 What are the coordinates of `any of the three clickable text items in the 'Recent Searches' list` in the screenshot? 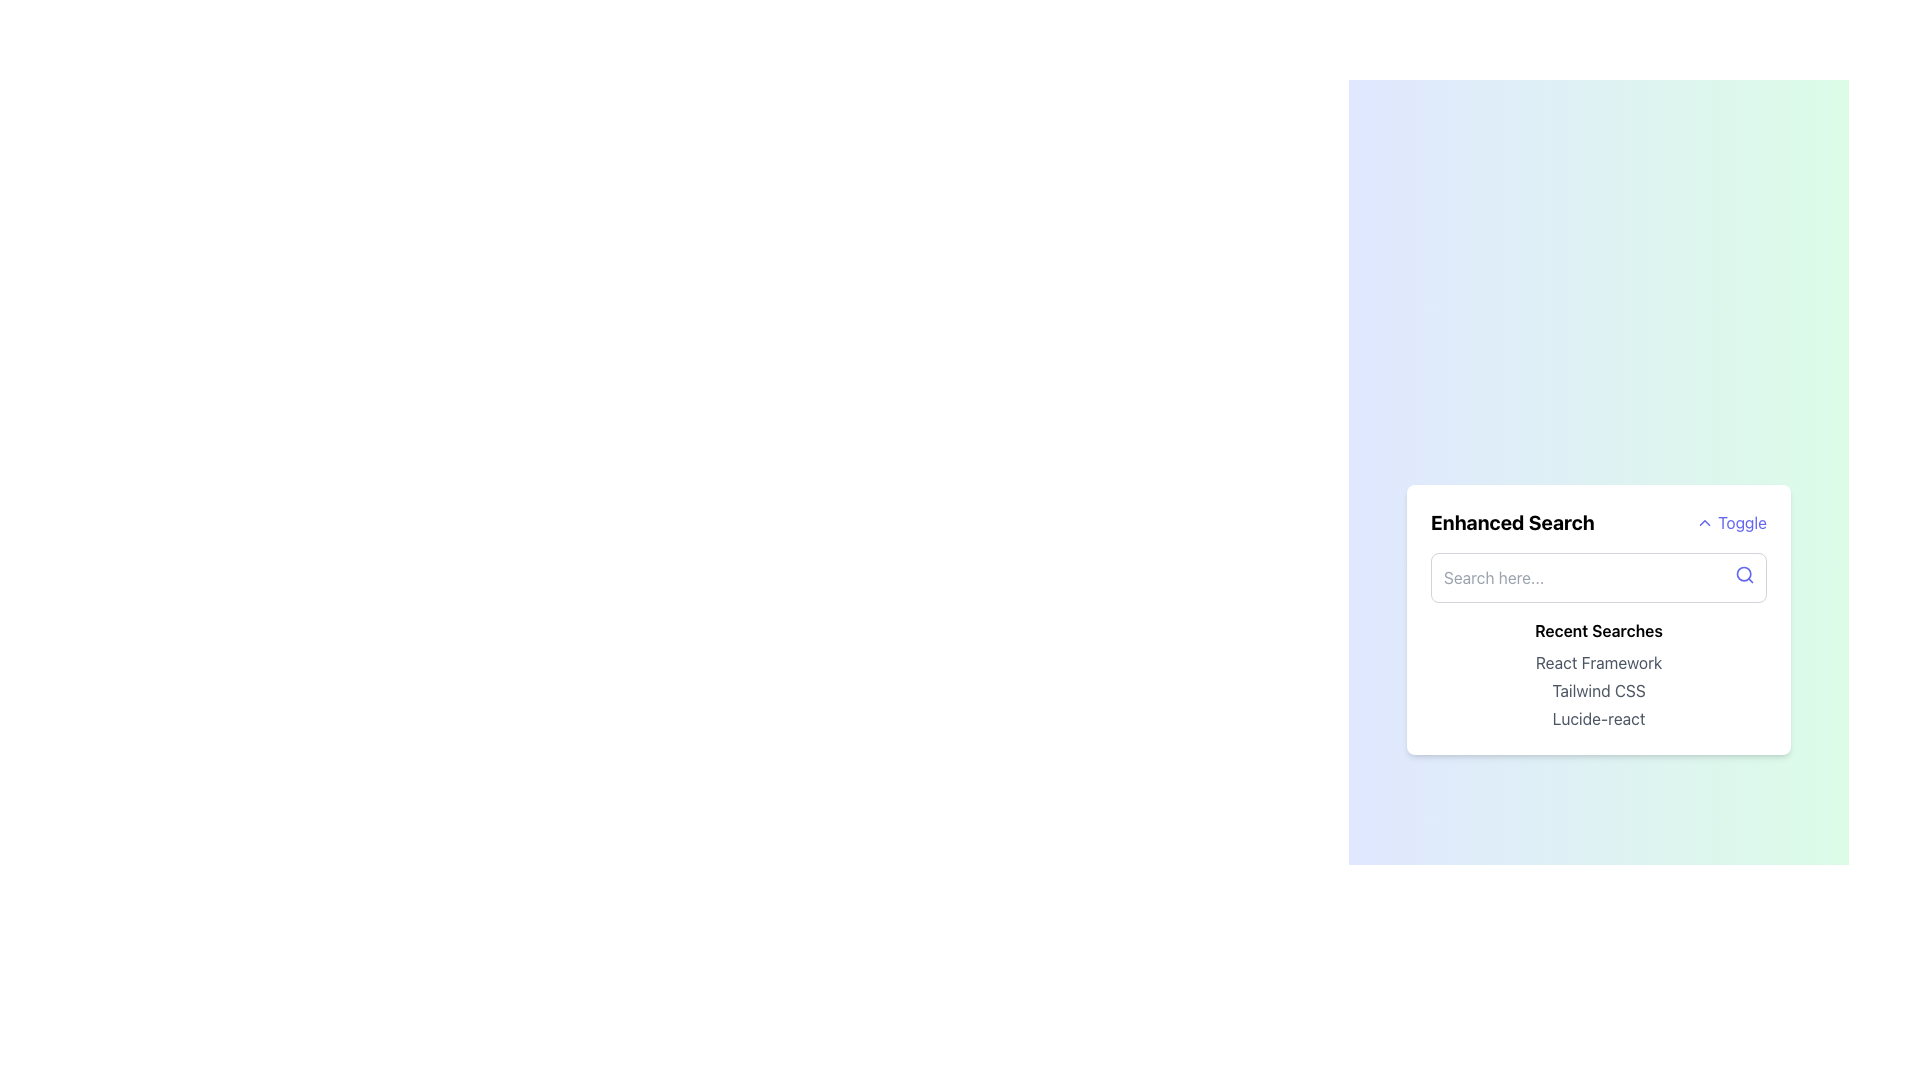 It's located at (1597, 689).